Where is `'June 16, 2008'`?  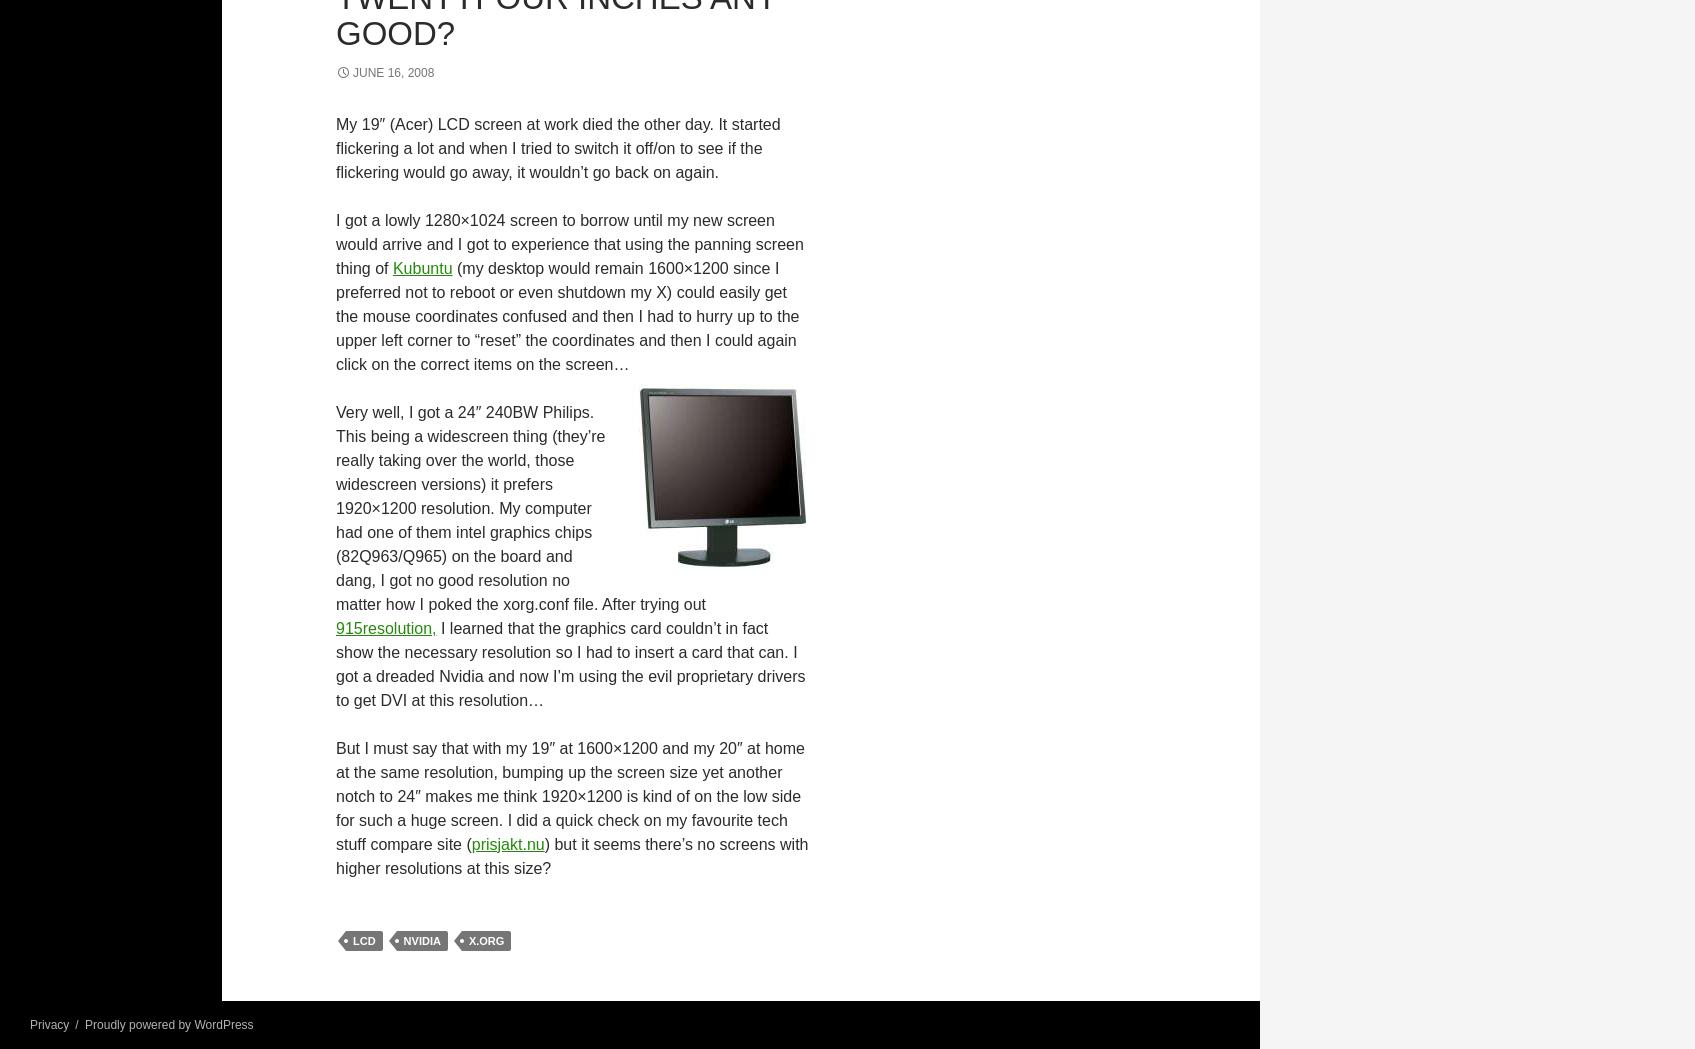
'June 16, 2008' is located at coordinates (393, 71).